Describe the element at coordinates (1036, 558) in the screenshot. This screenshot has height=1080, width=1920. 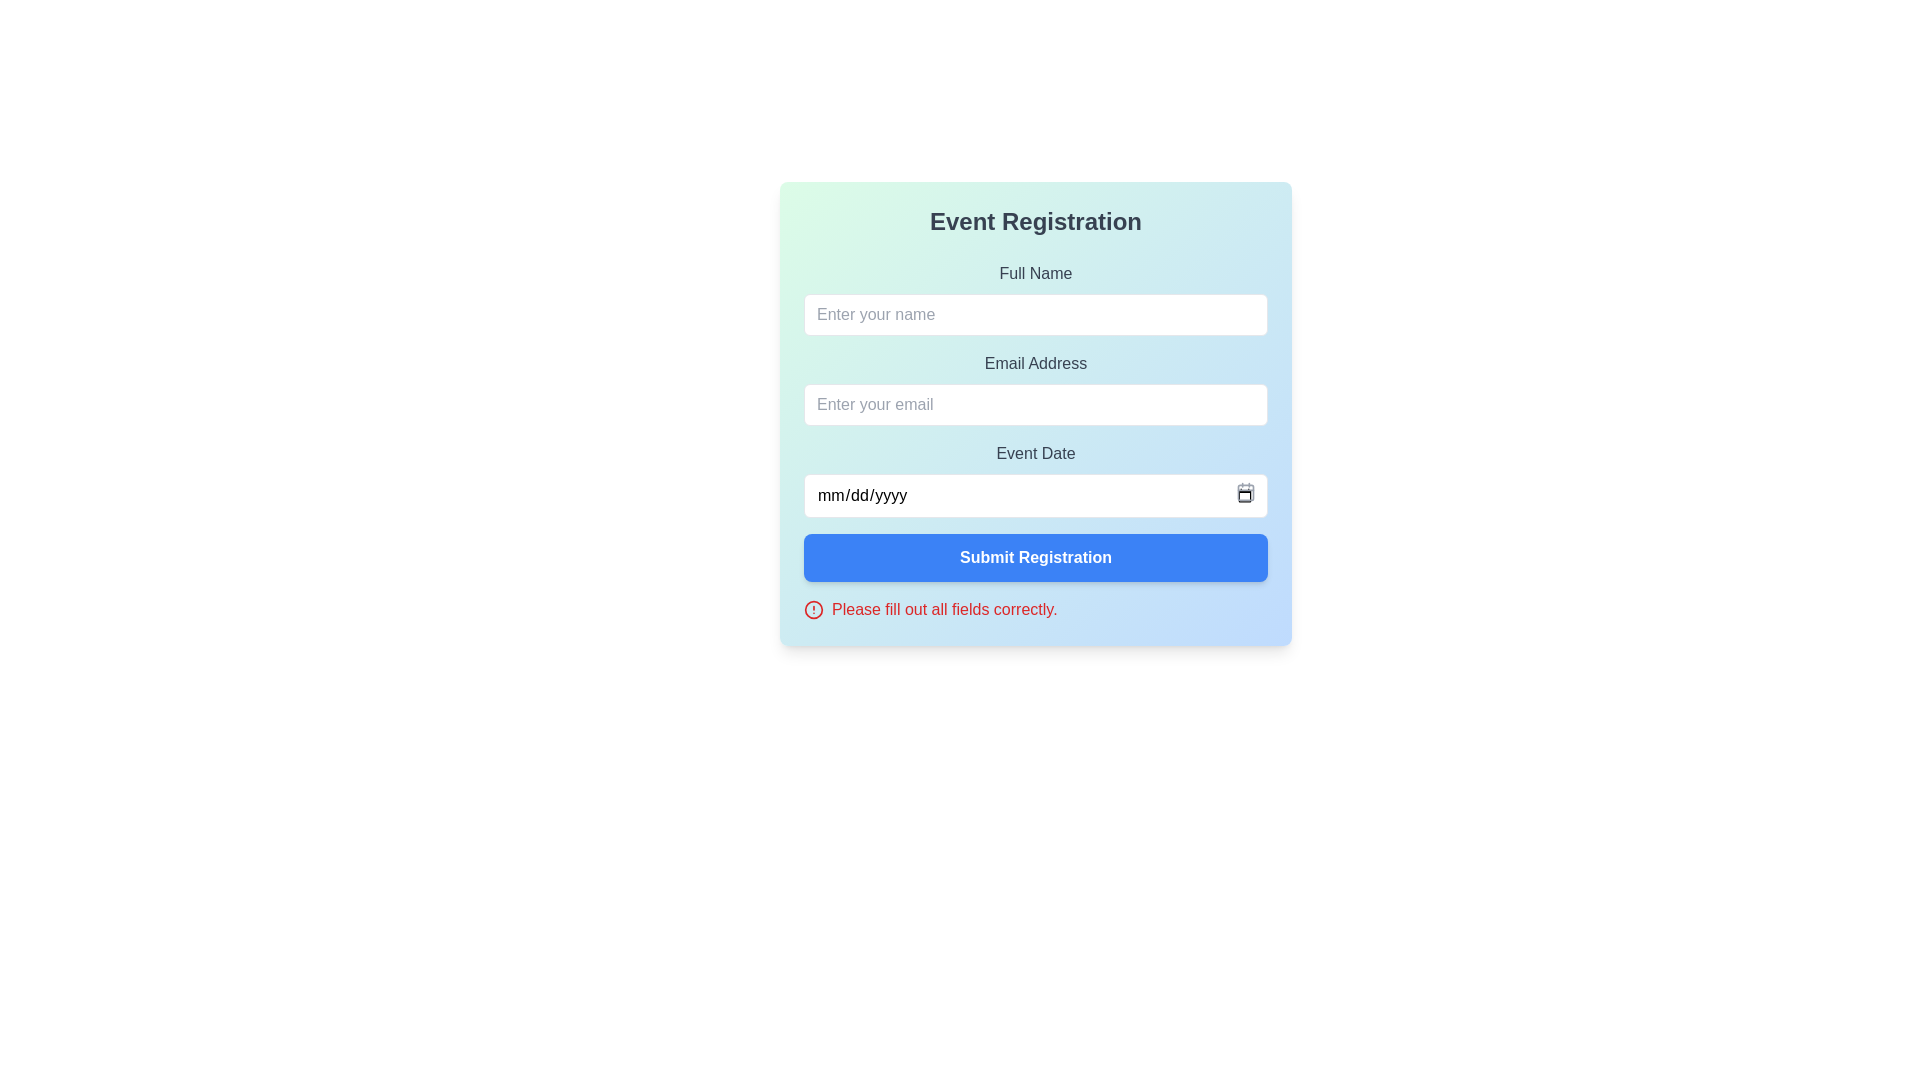
I see `the submit button located at the bottom of the registration form` at that location.